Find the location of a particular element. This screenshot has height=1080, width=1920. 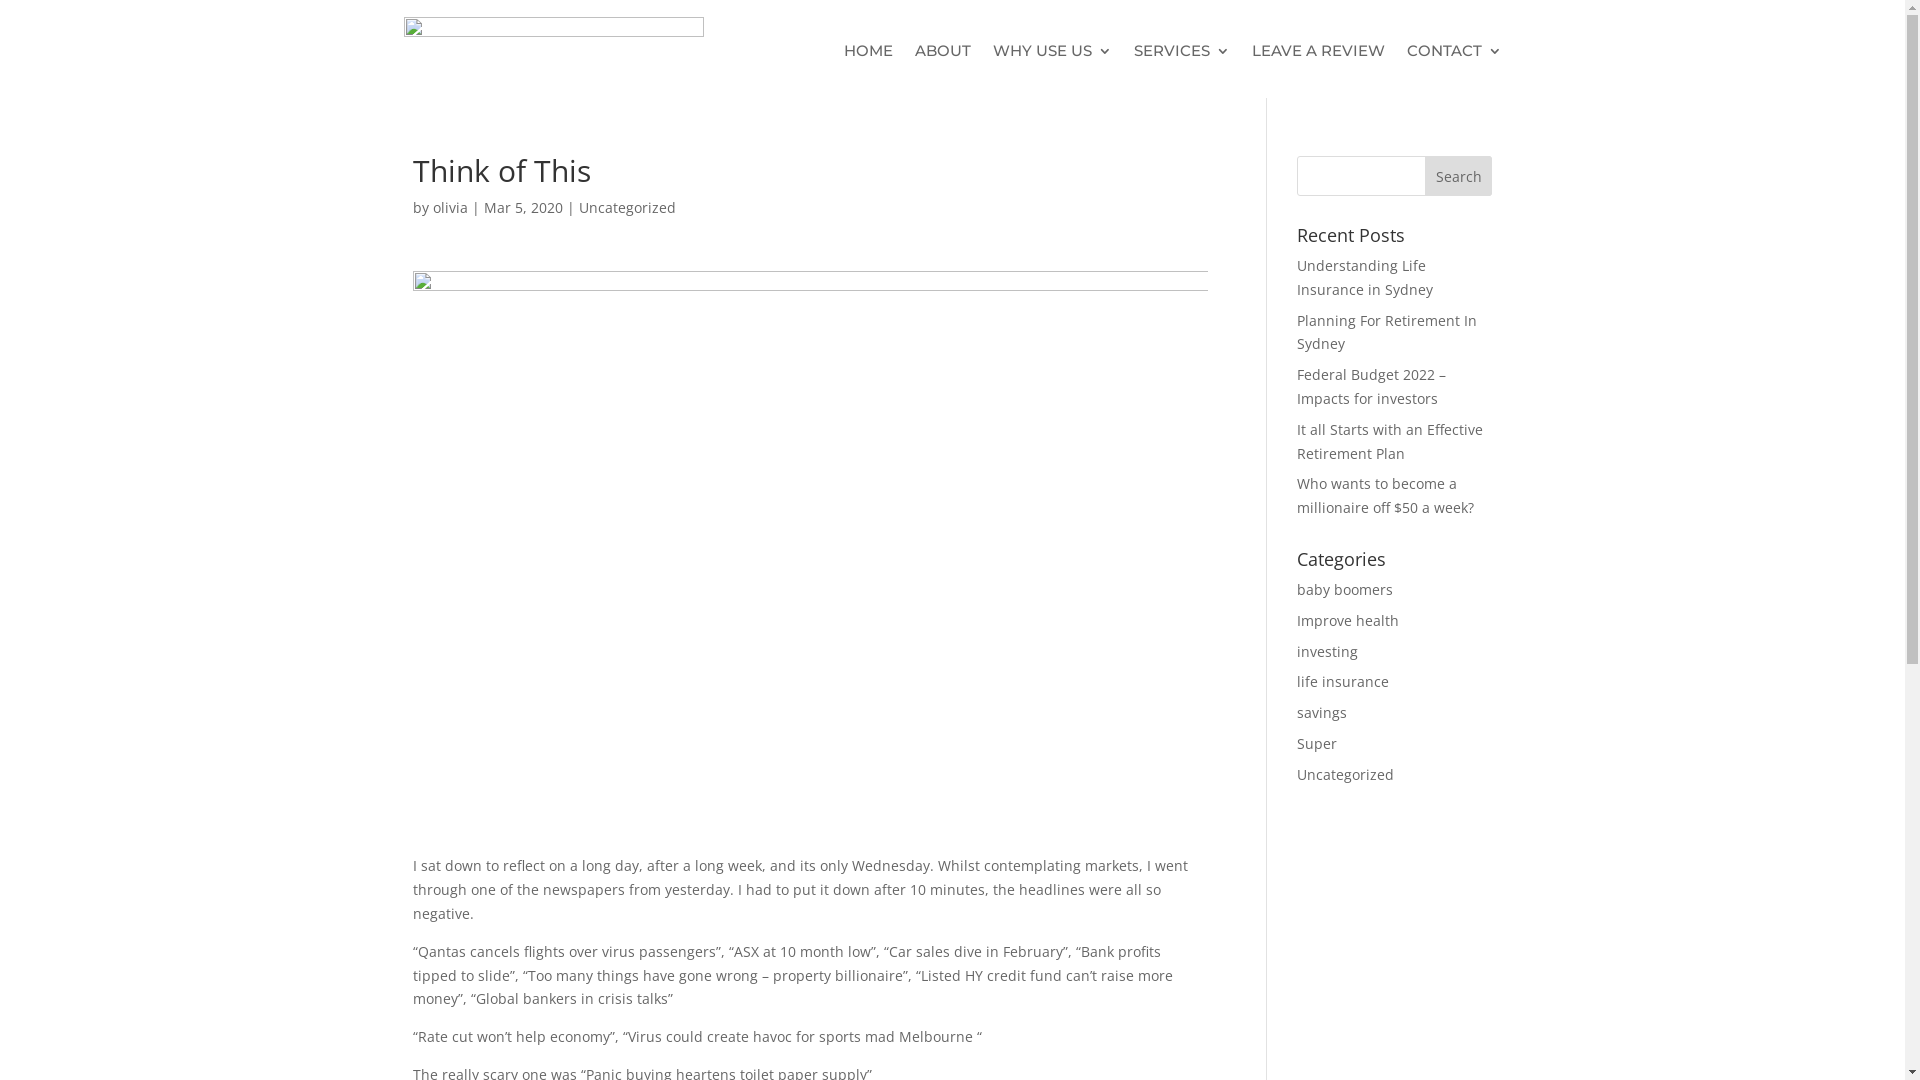

'Super' is located at coordinates (1316, 743).